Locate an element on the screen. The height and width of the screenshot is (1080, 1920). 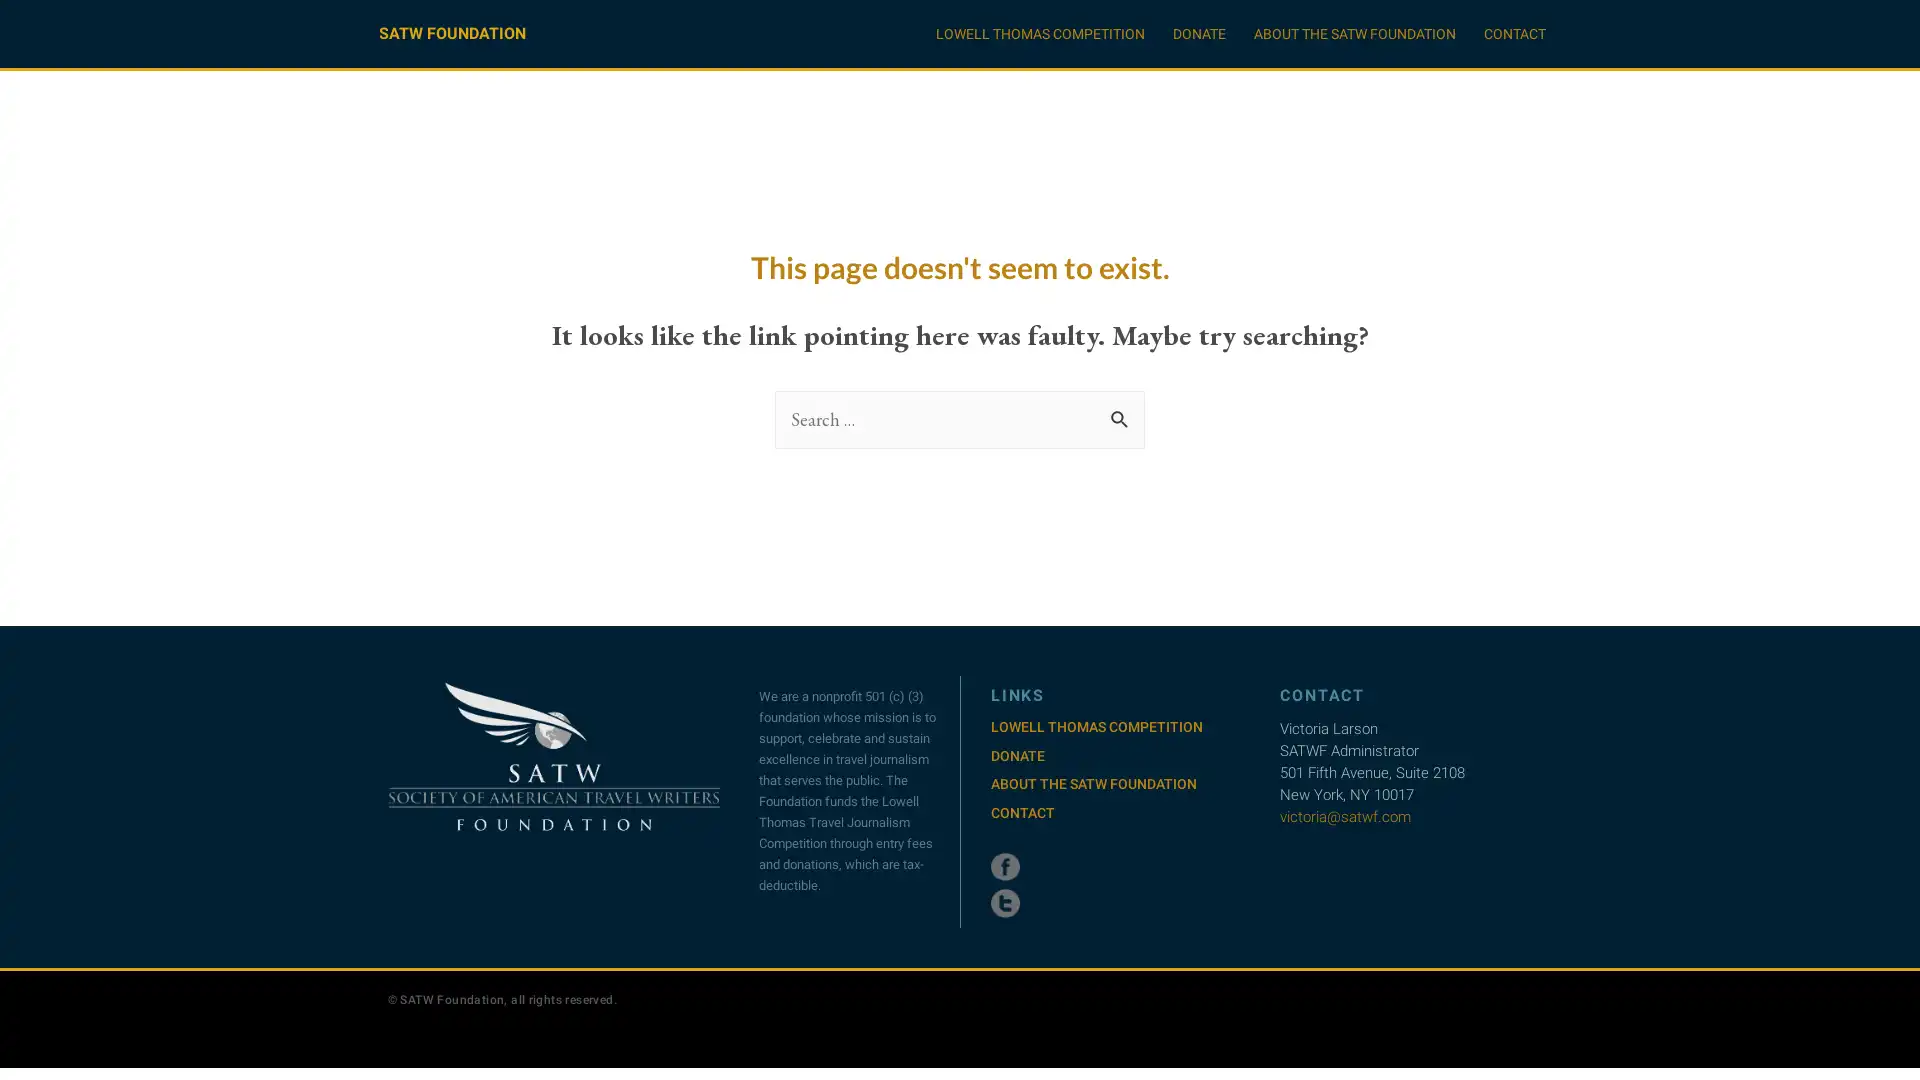
Search is located at coordinates (1122, 412).